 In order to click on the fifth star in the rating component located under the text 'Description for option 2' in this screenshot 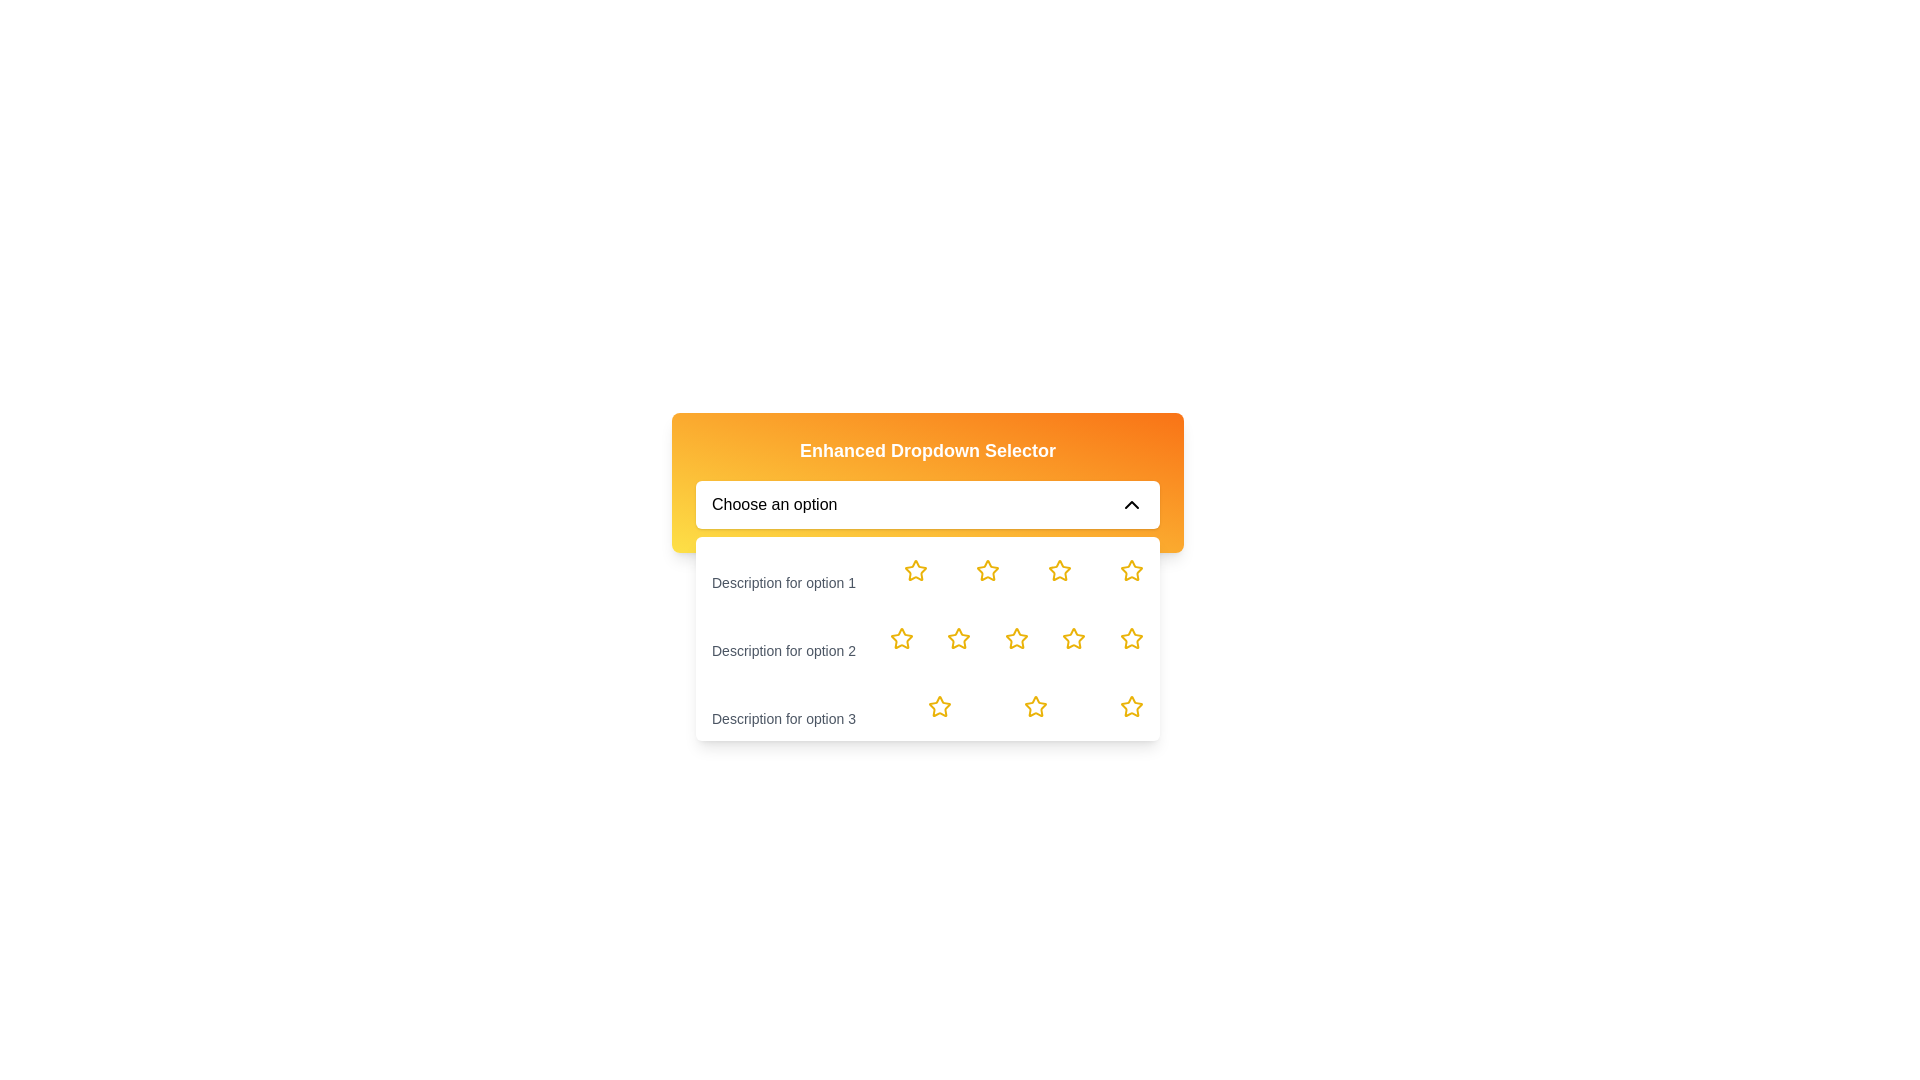, I will do `click(1073, 639)`.